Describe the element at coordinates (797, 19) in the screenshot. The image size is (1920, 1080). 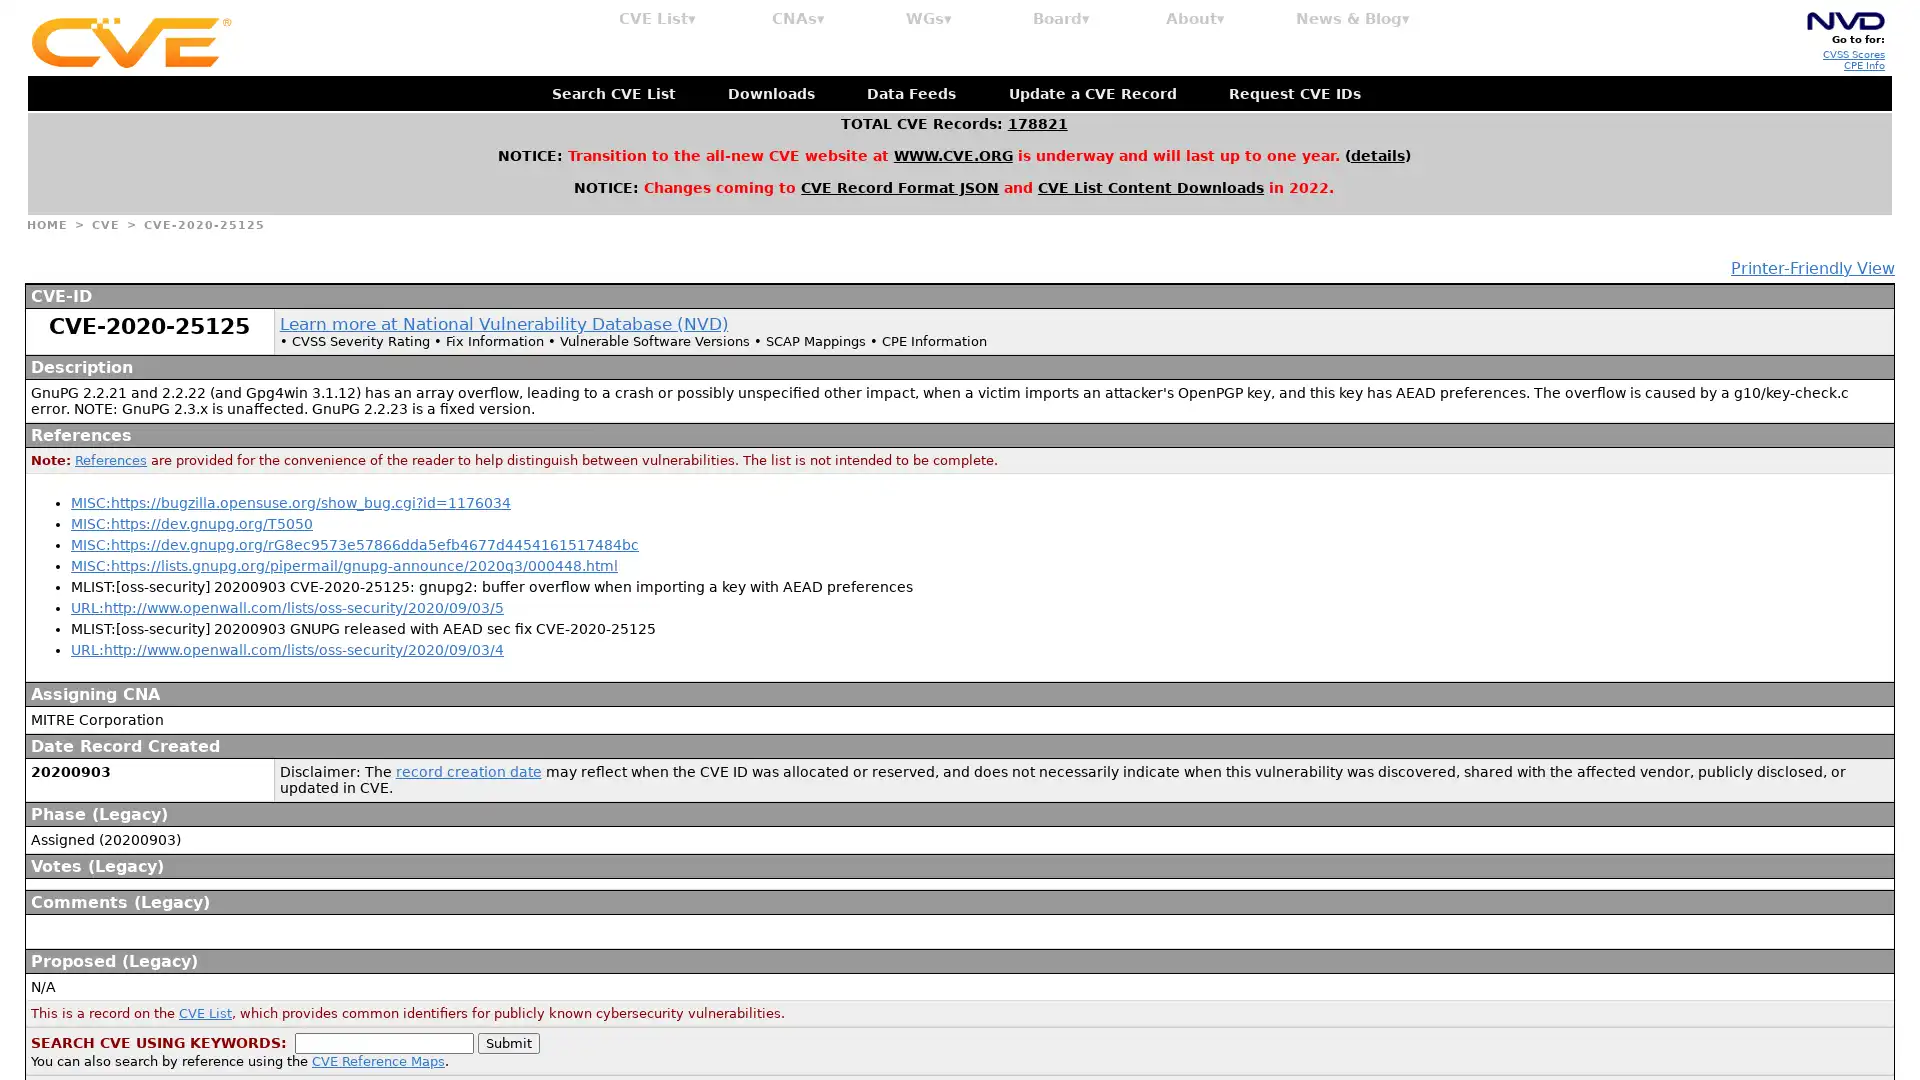
I see `CNAs` at that location.